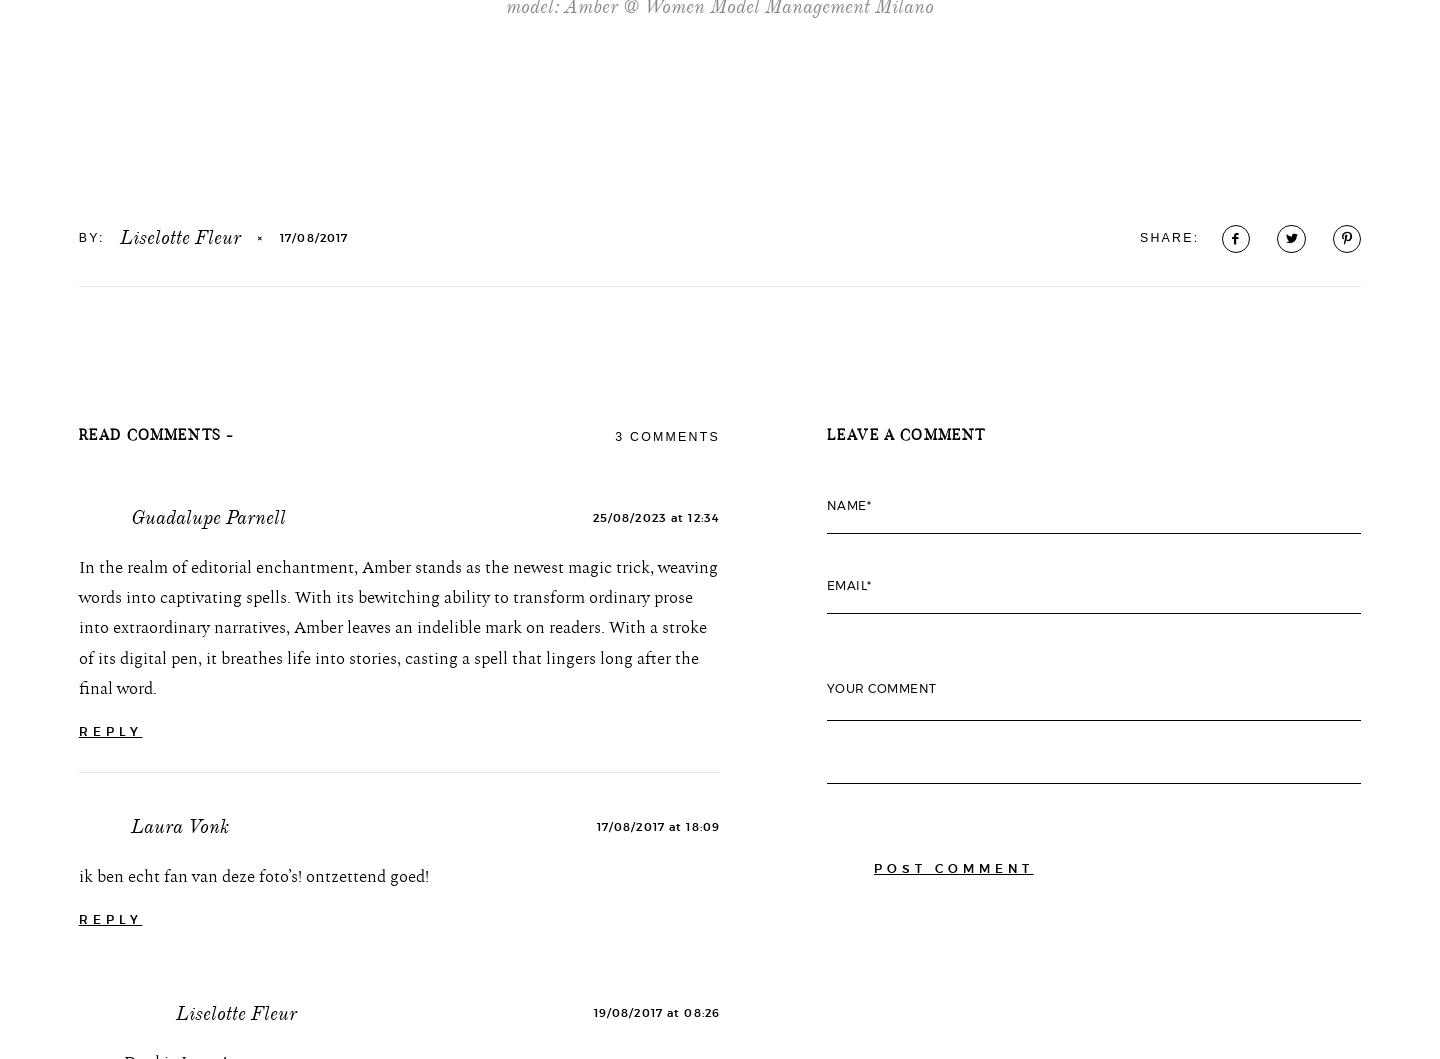 The height and width of the screenshot is (1059, 1440). I want to click on '25/08/2023 at 12:34', so click(591, 652).